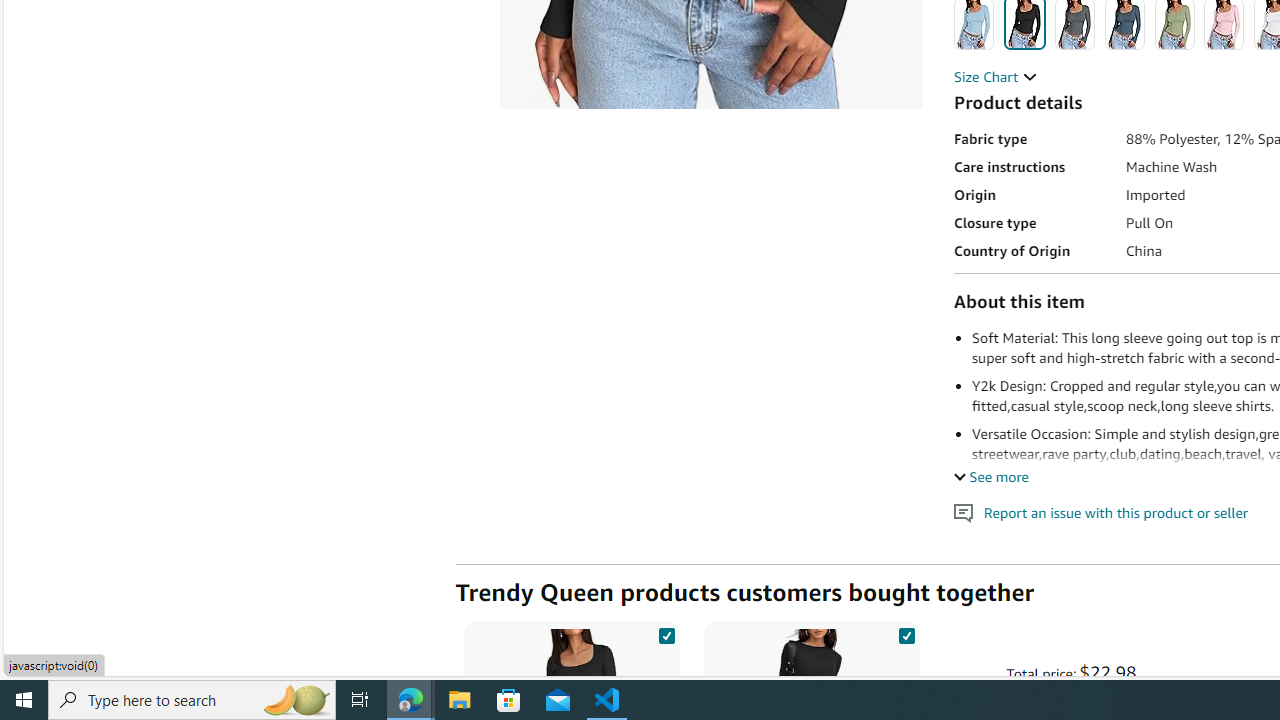  What do you see at coordinates (905, 632) in the screenshot?
I see `'AutomationID: thematicBundleCheck-2'` at bounding box center [905, 632].